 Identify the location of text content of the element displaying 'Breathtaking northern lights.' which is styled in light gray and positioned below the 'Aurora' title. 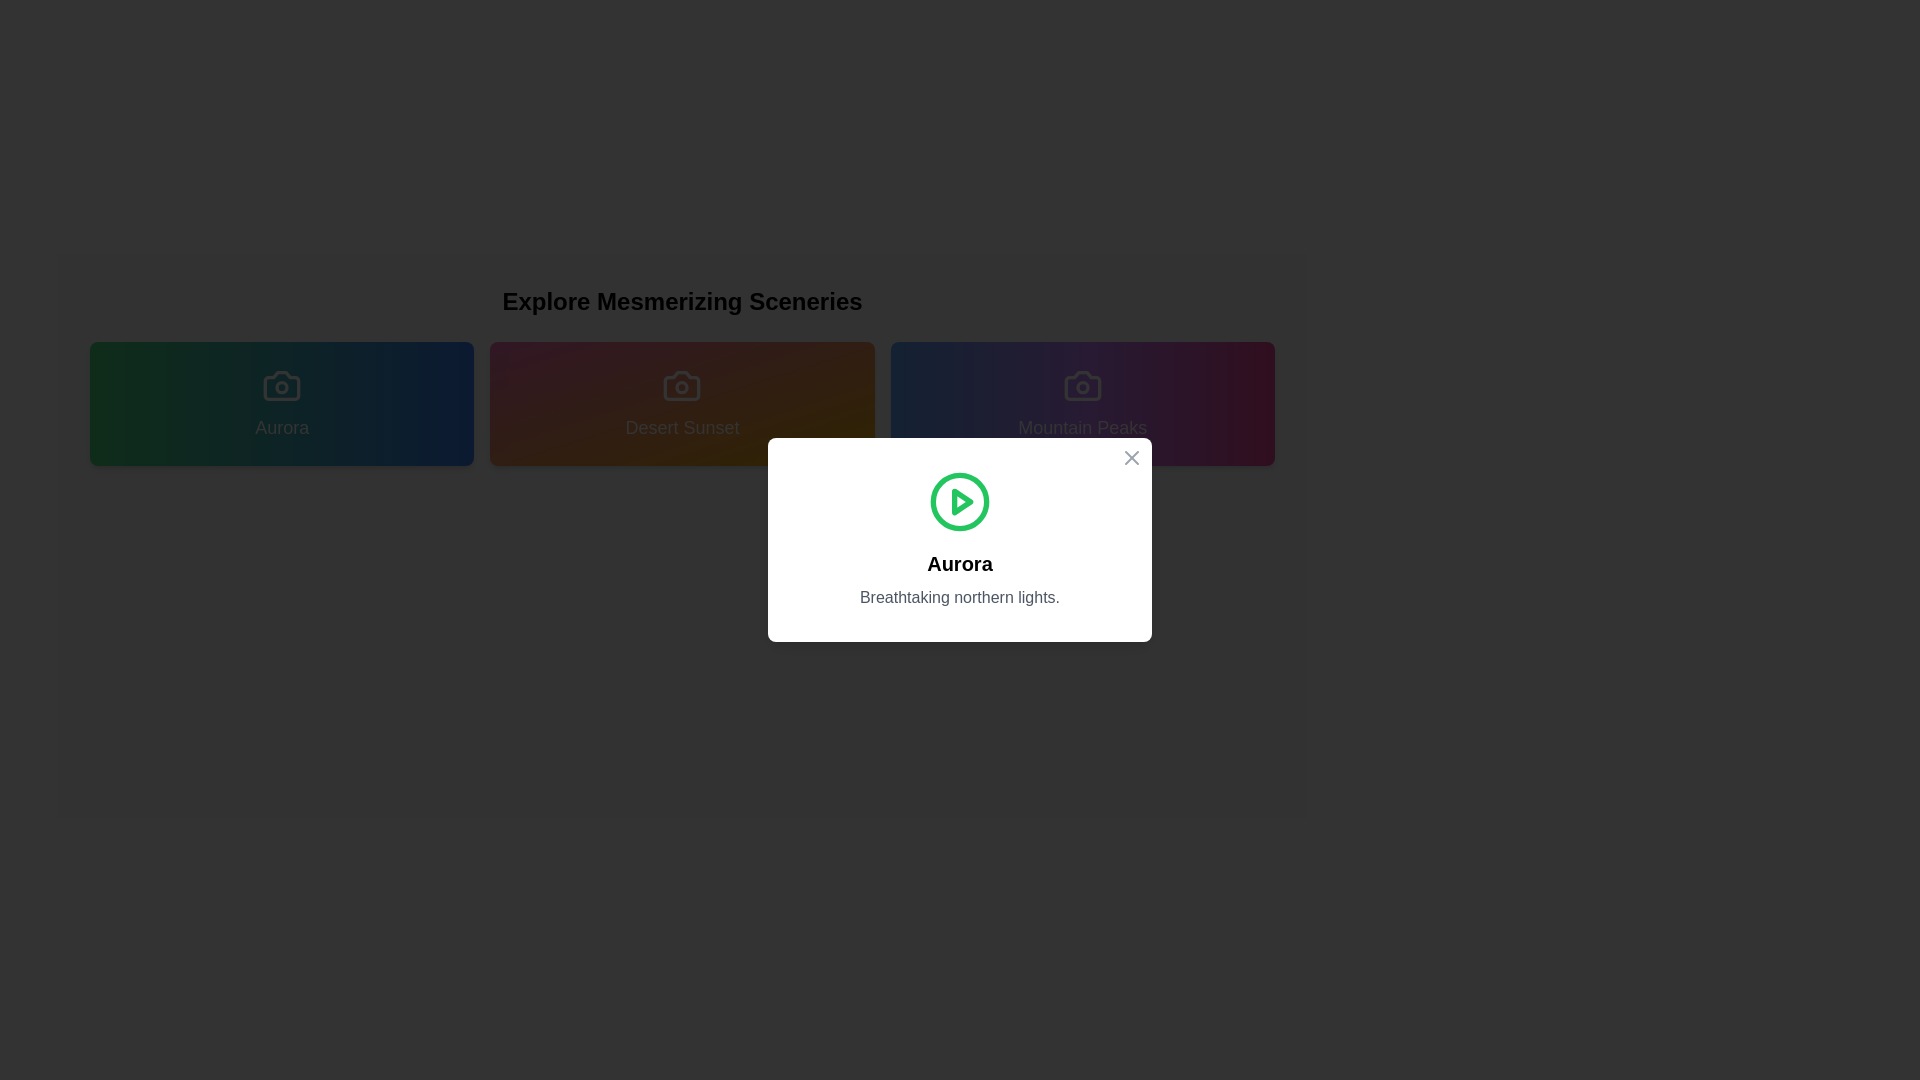
(960, 596).